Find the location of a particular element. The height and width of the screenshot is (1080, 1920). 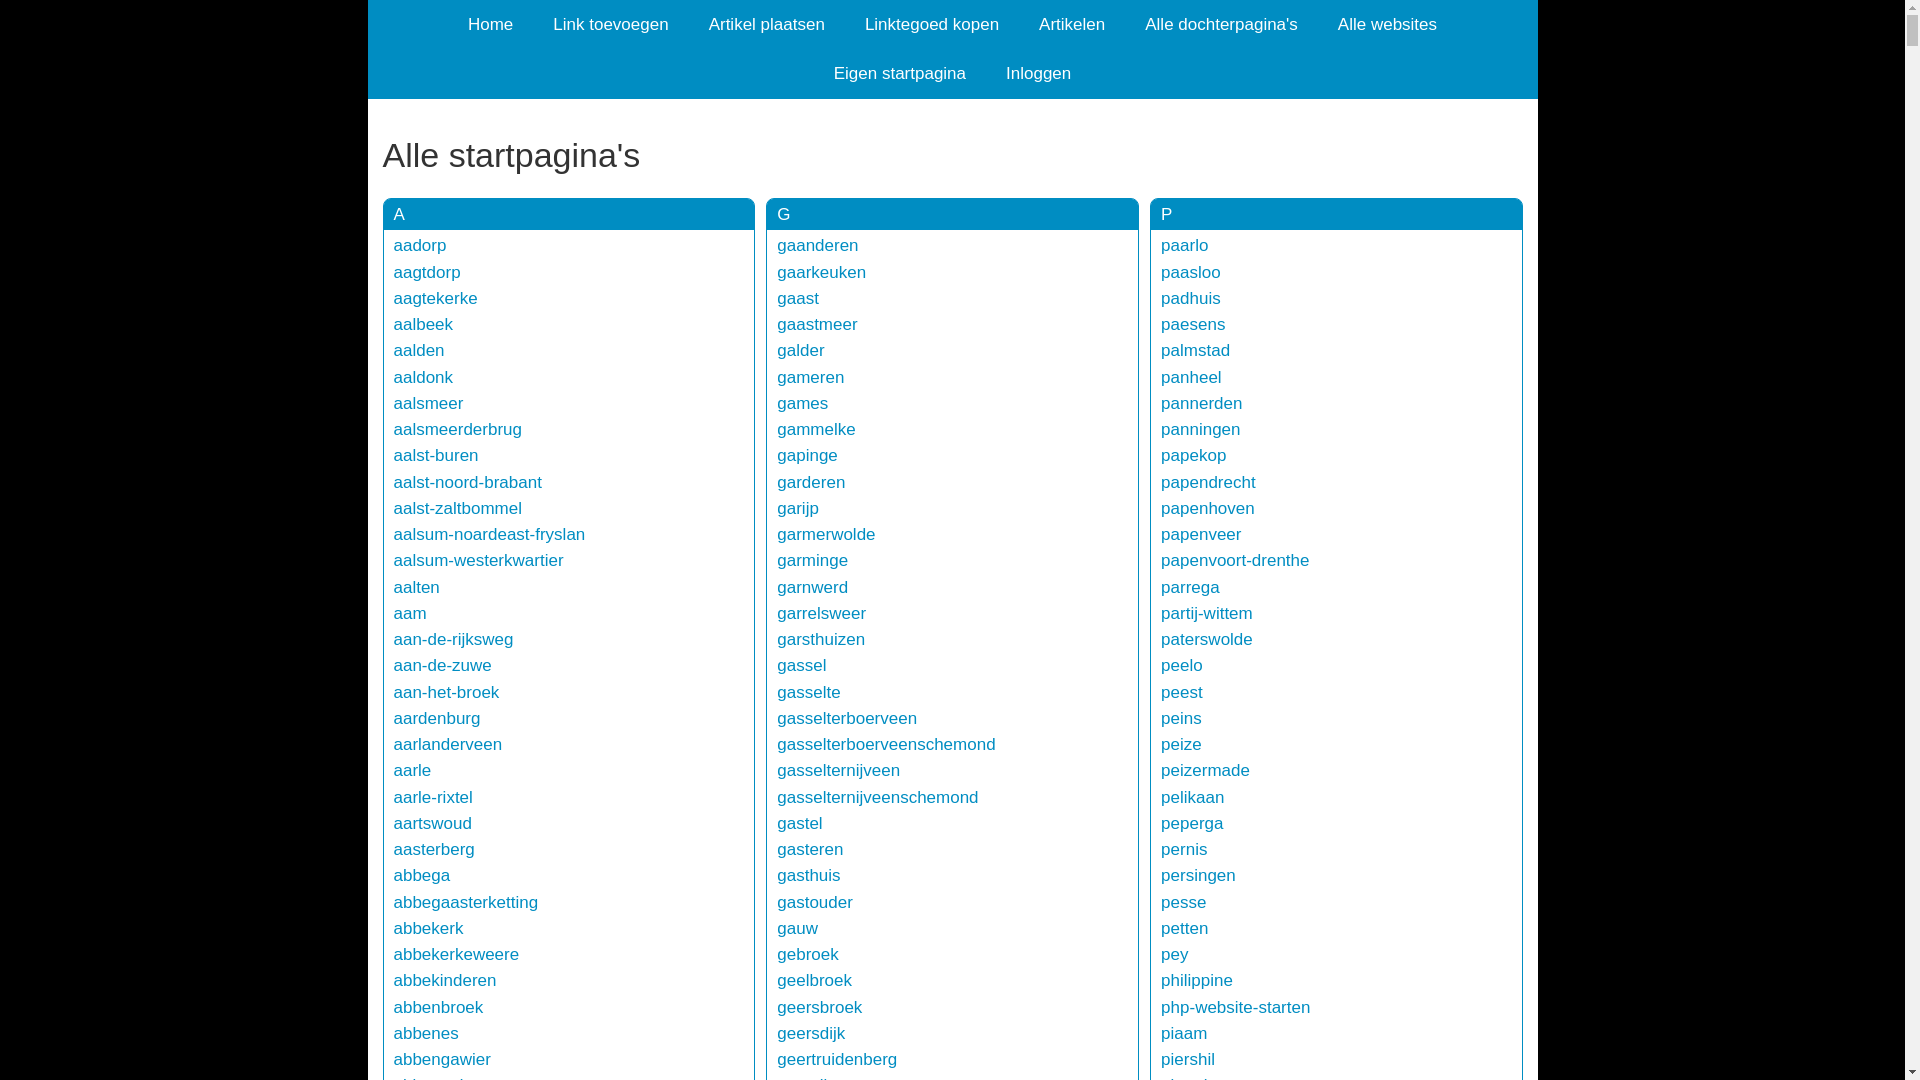

'gameren' is located at coordinates (776, 377).